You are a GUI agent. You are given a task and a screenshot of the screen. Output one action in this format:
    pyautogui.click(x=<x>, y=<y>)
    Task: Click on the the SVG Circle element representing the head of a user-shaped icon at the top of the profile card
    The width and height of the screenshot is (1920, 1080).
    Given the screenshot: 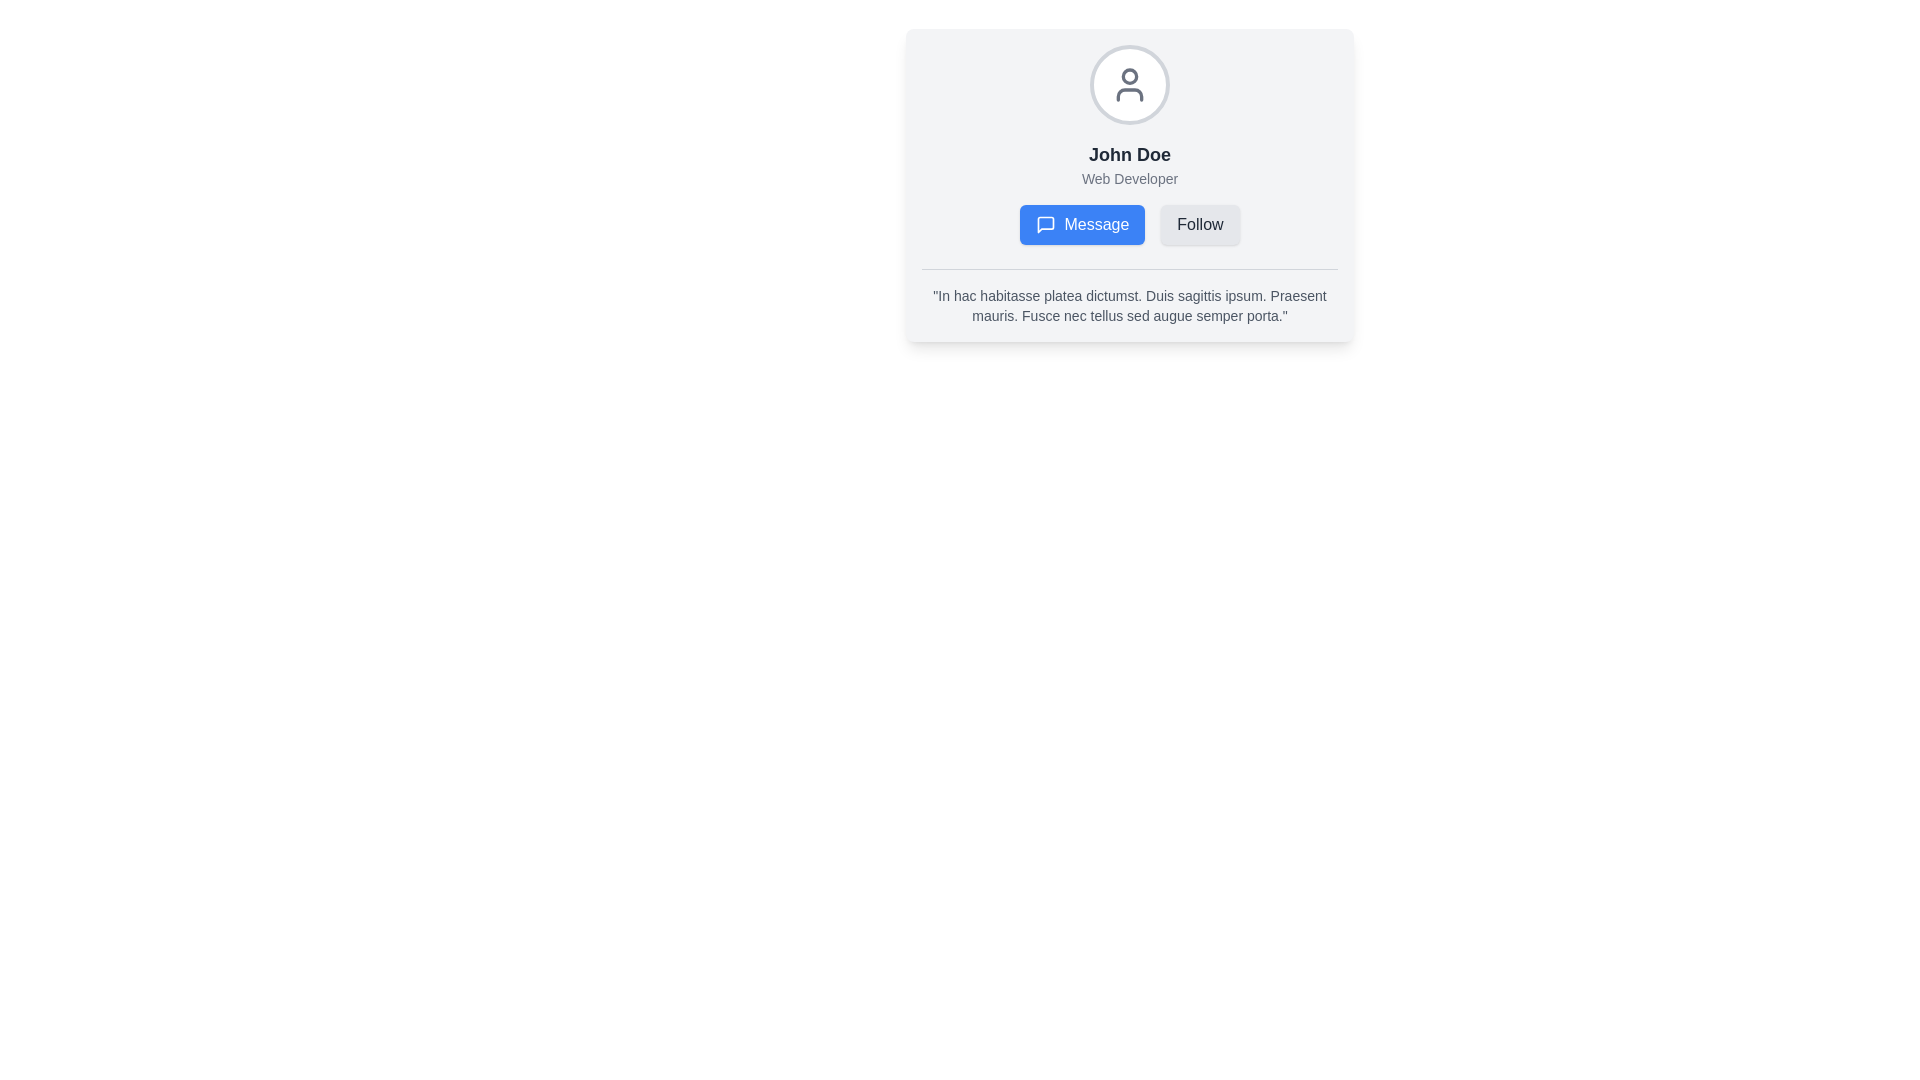 What is the action you would take?
    pyautogui.click(x=1129, y=75)
    